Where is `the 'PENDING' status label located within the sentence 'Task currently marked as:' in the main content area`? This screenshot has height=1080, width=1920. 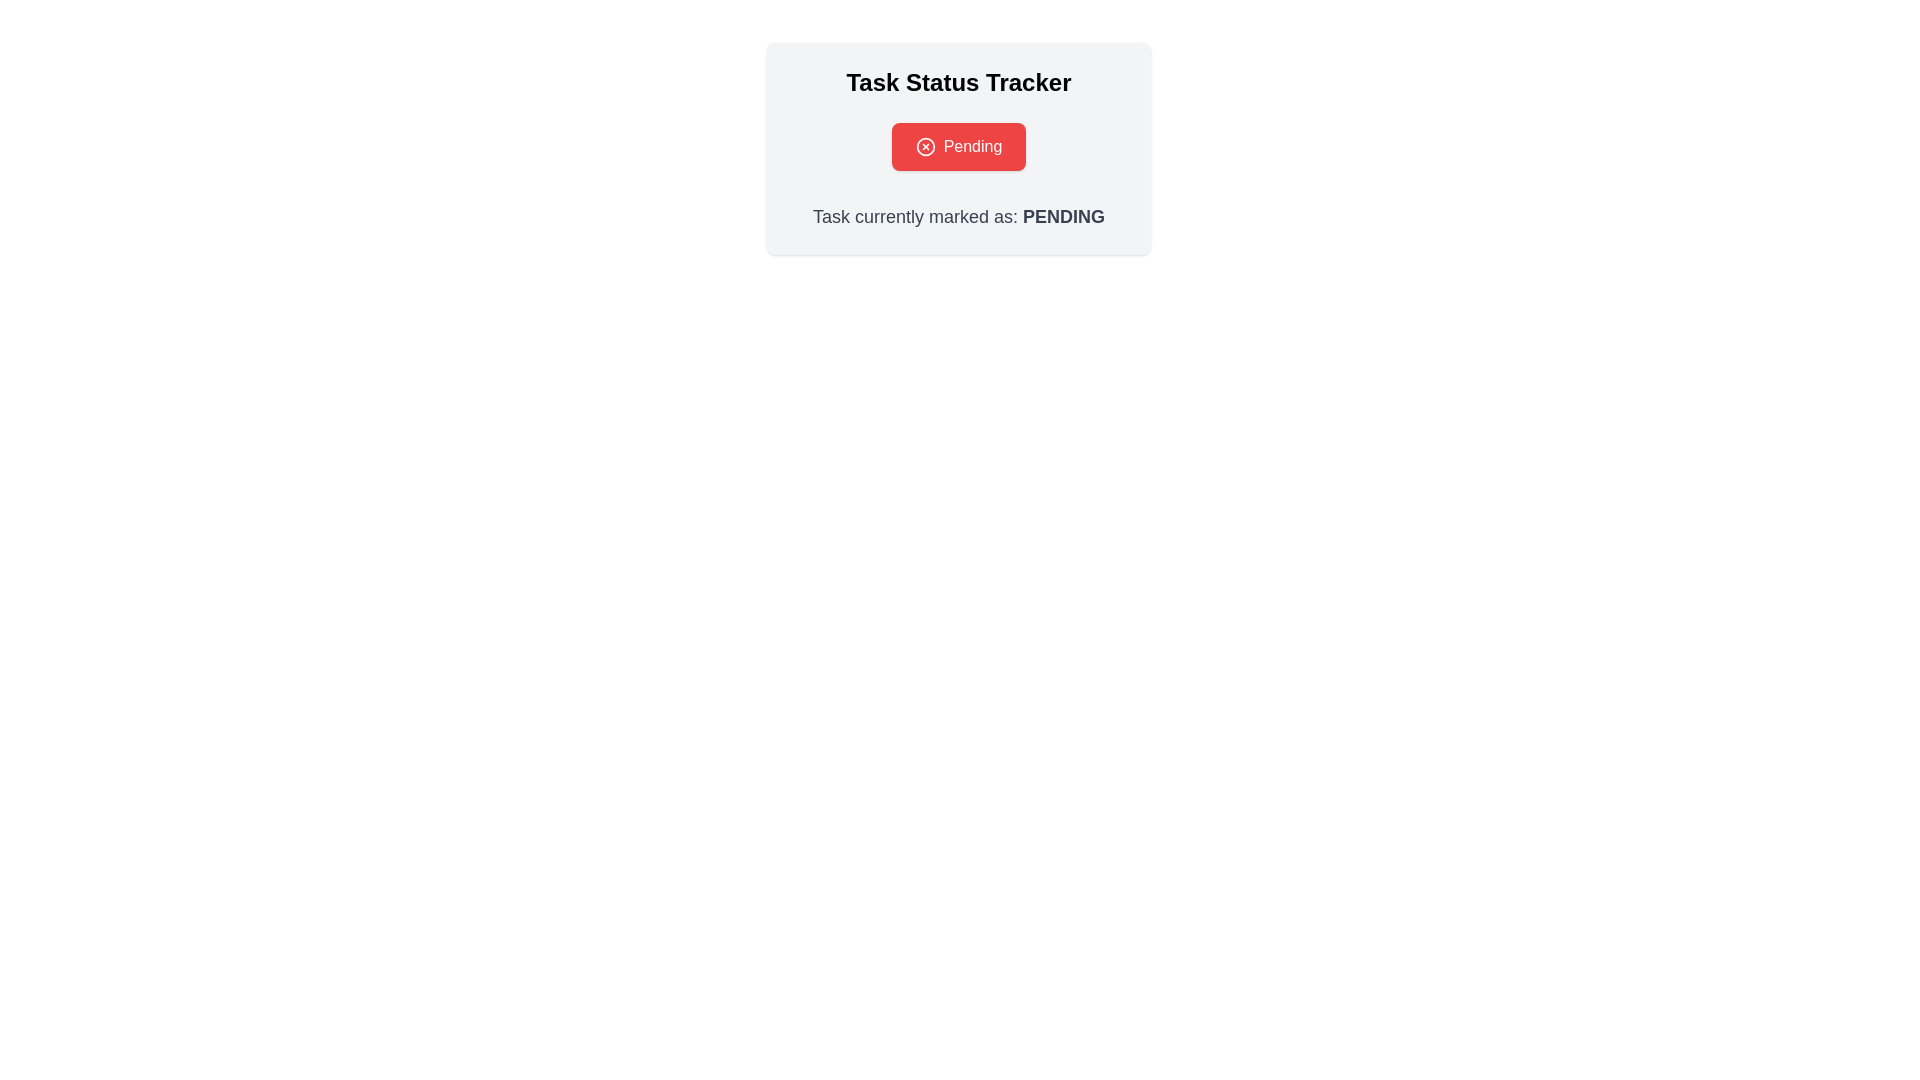
the 'PENDING' status label located within the sentence 'Task currently marked as:' in the main content area is located at coordinates (1063, 216).